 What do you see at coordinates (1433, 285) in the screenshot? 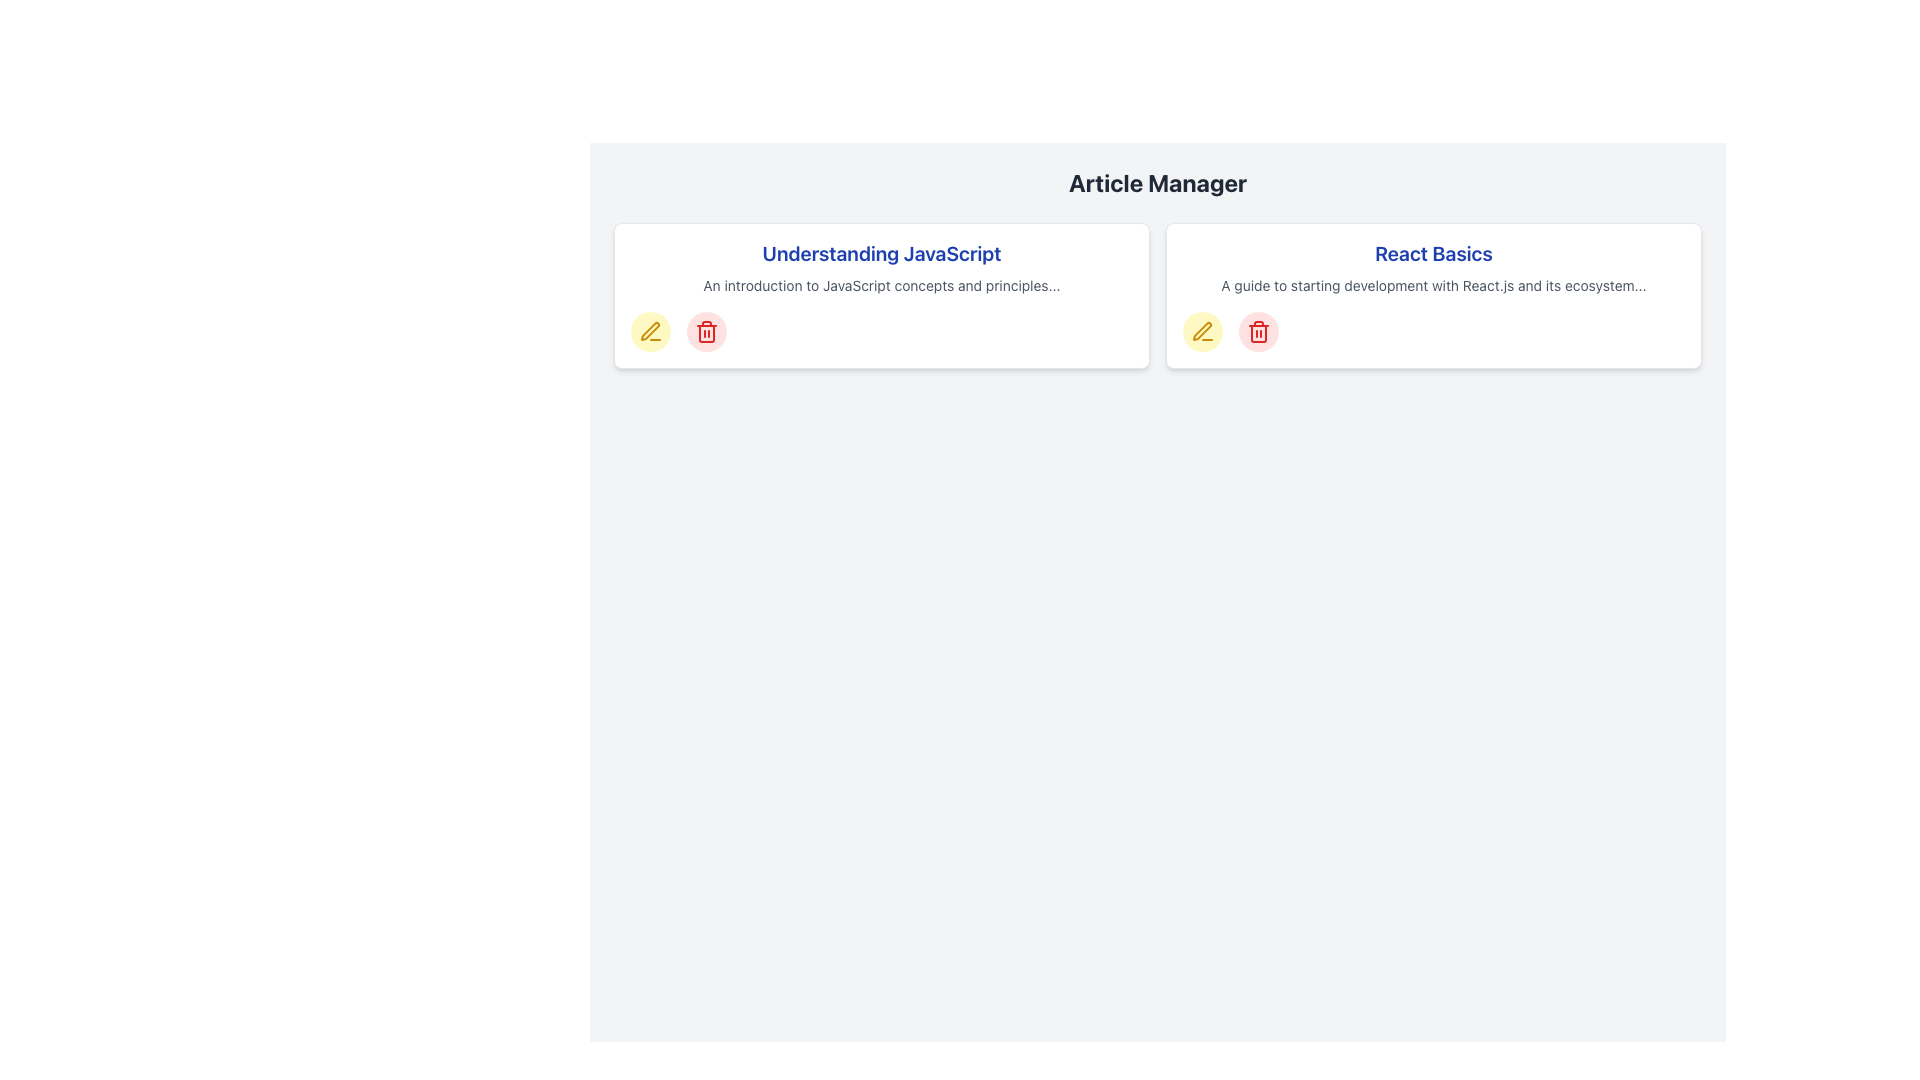
I see `the text label providing a brief description about 'React Basics', which is located within the card component titled 'React Basics'` at bounding box center [1433, 285].